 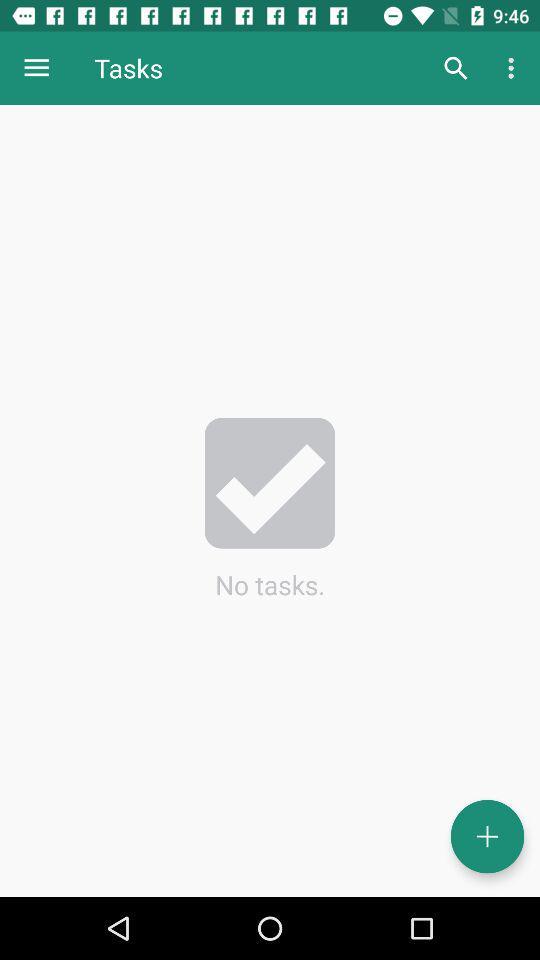 I want to click on the icon at the bottom right corner, so click(x=486, y=836).